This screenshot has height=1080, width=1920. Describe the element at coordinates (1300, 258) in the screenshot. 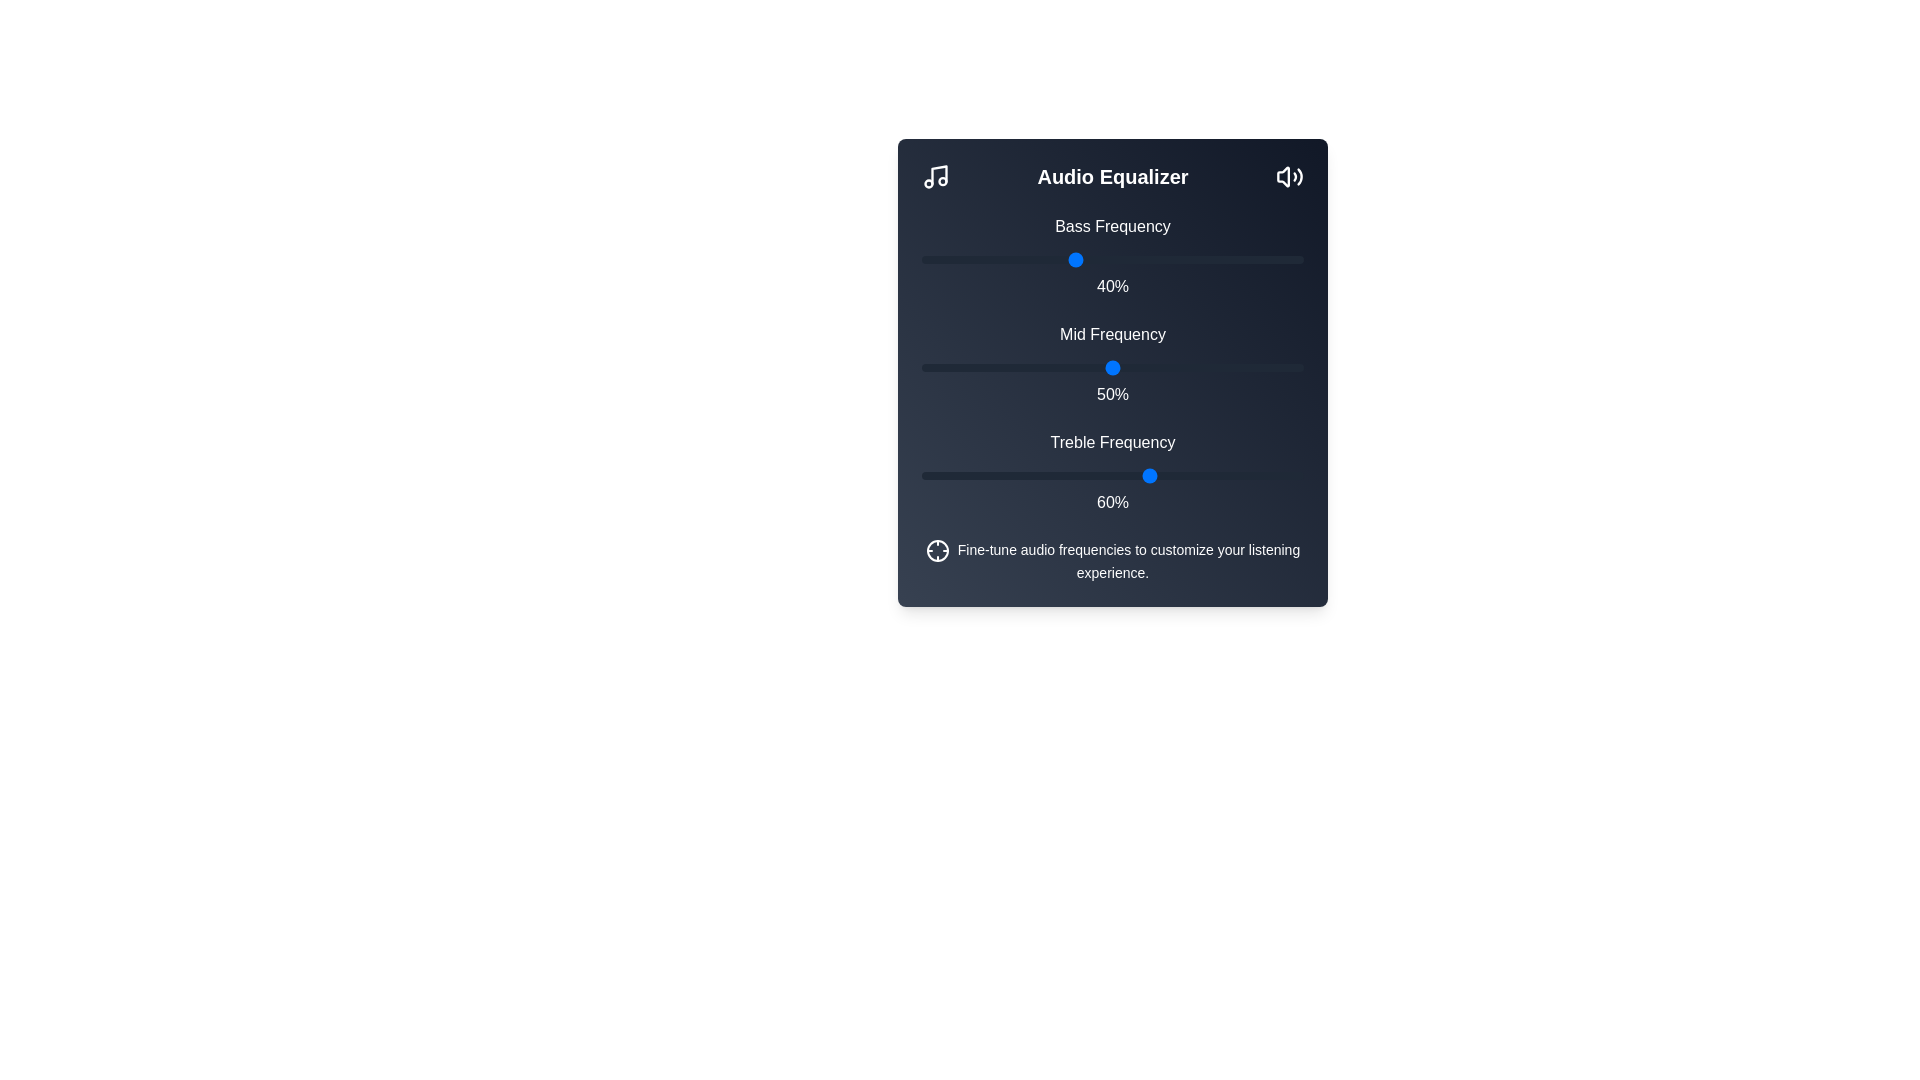

I see `the 0 slider to 99%` at that location.